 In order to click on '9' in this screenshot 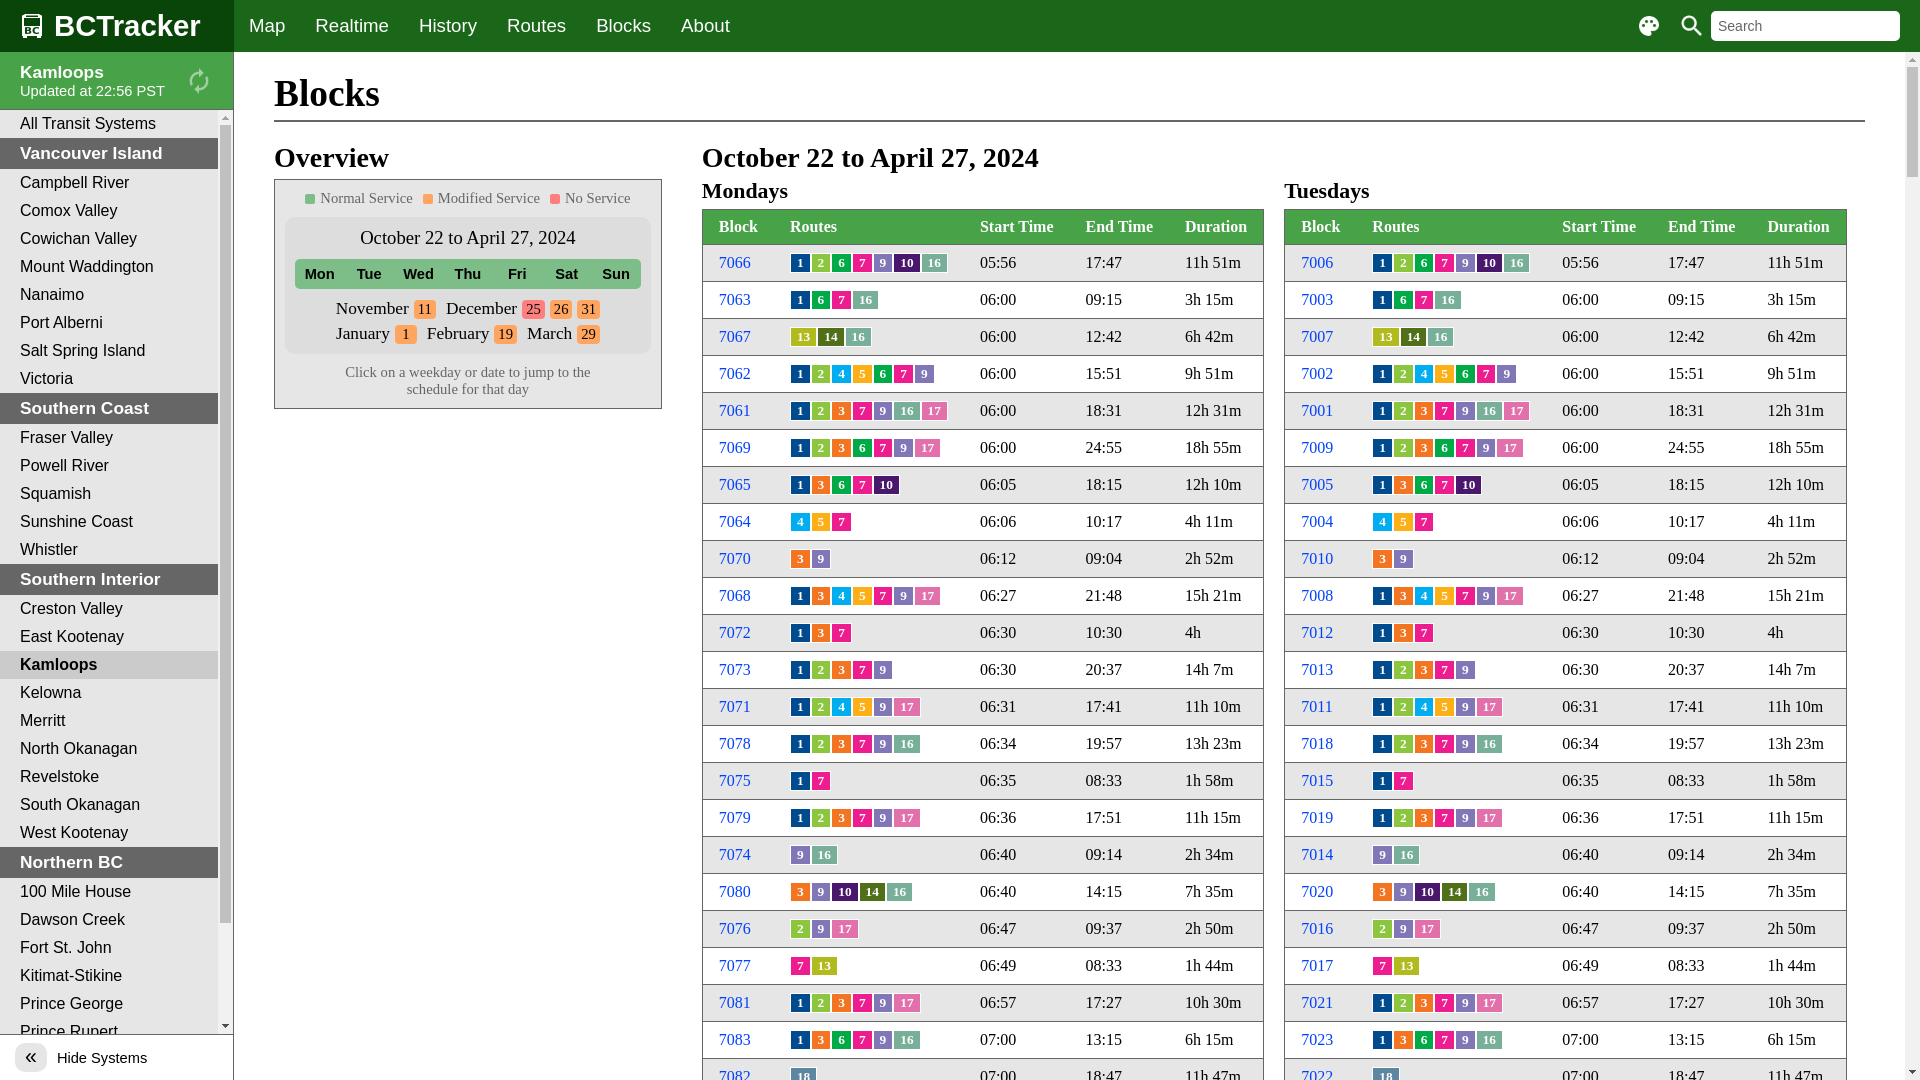, I will do `click(821, 890)`.